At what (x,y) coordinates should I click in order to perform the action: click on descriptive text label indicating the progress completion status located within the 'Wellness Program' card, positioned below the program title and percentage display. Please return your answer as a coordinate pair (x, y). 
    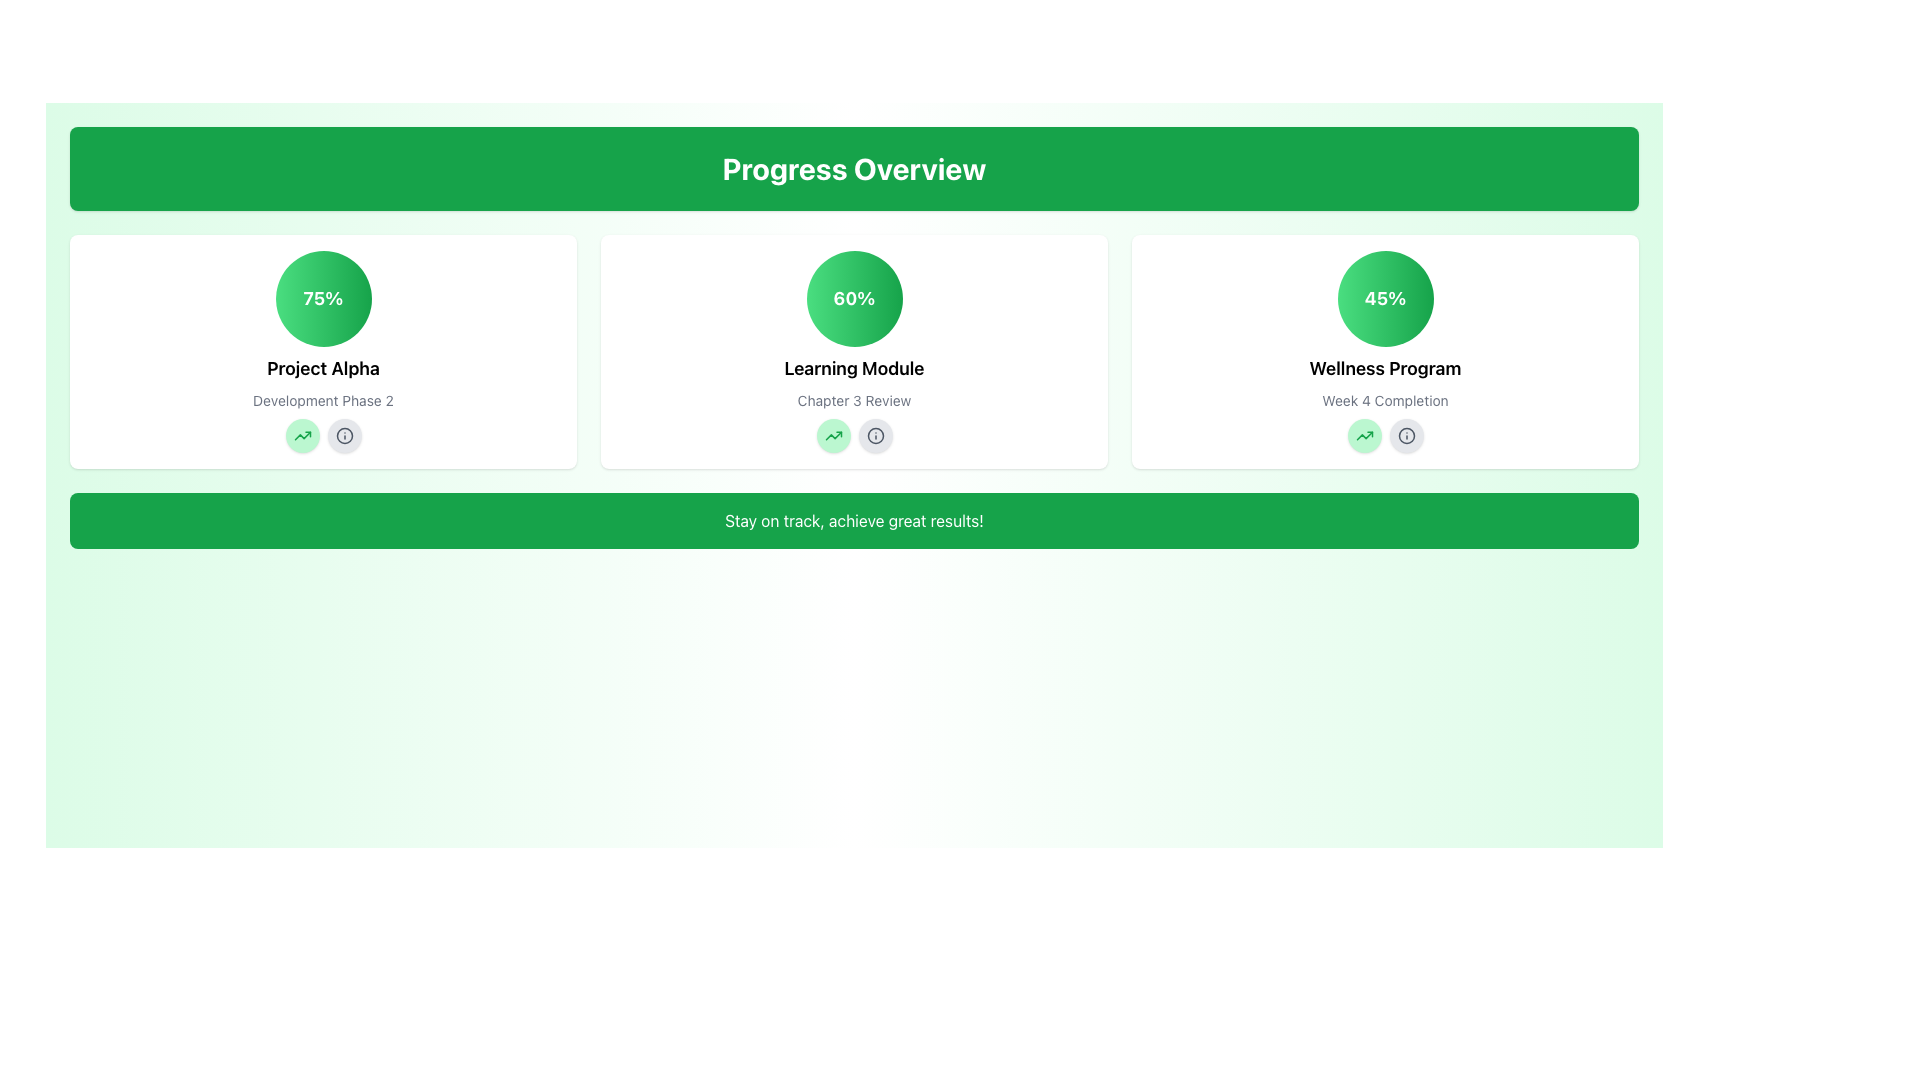
    Looking at the image, I should click on (1384, 401).